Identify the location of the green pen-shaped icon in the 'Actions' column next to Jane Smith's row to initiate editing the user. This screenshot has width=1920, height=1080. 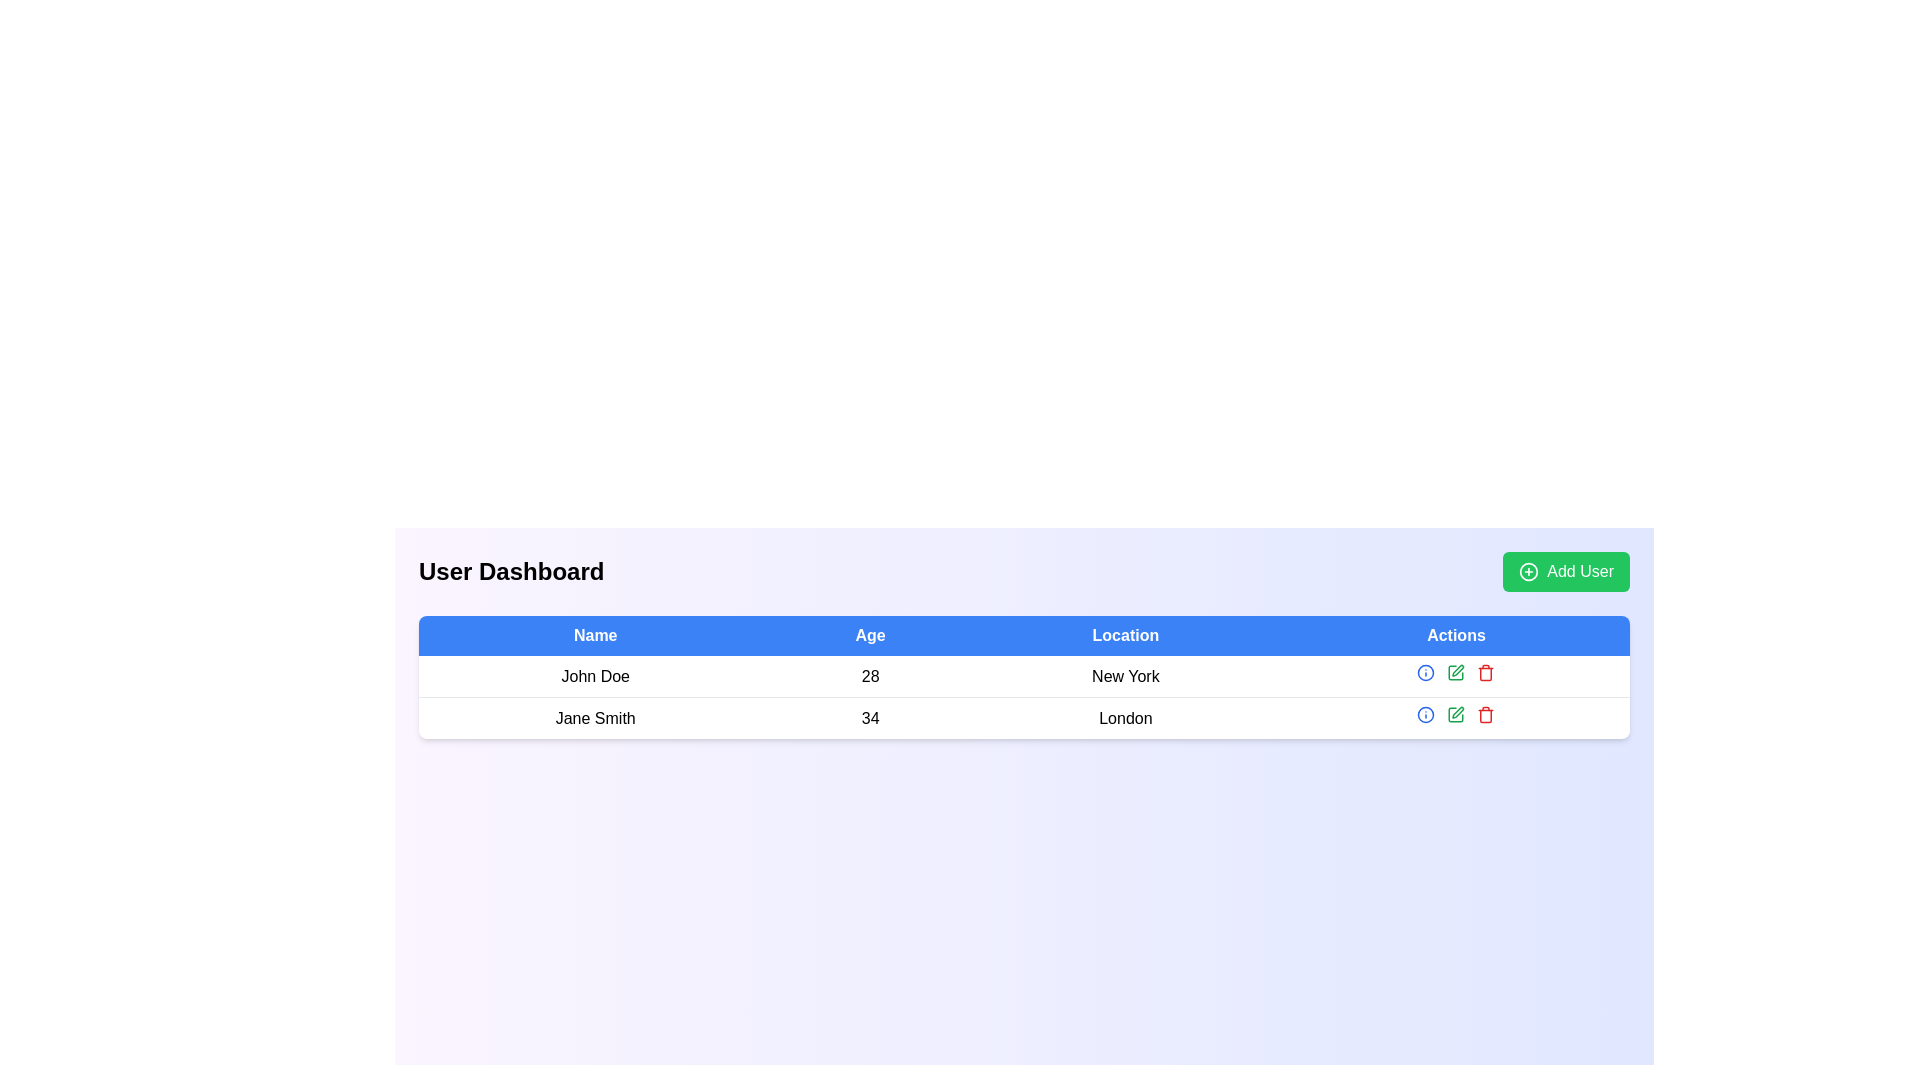
(1458, 670).